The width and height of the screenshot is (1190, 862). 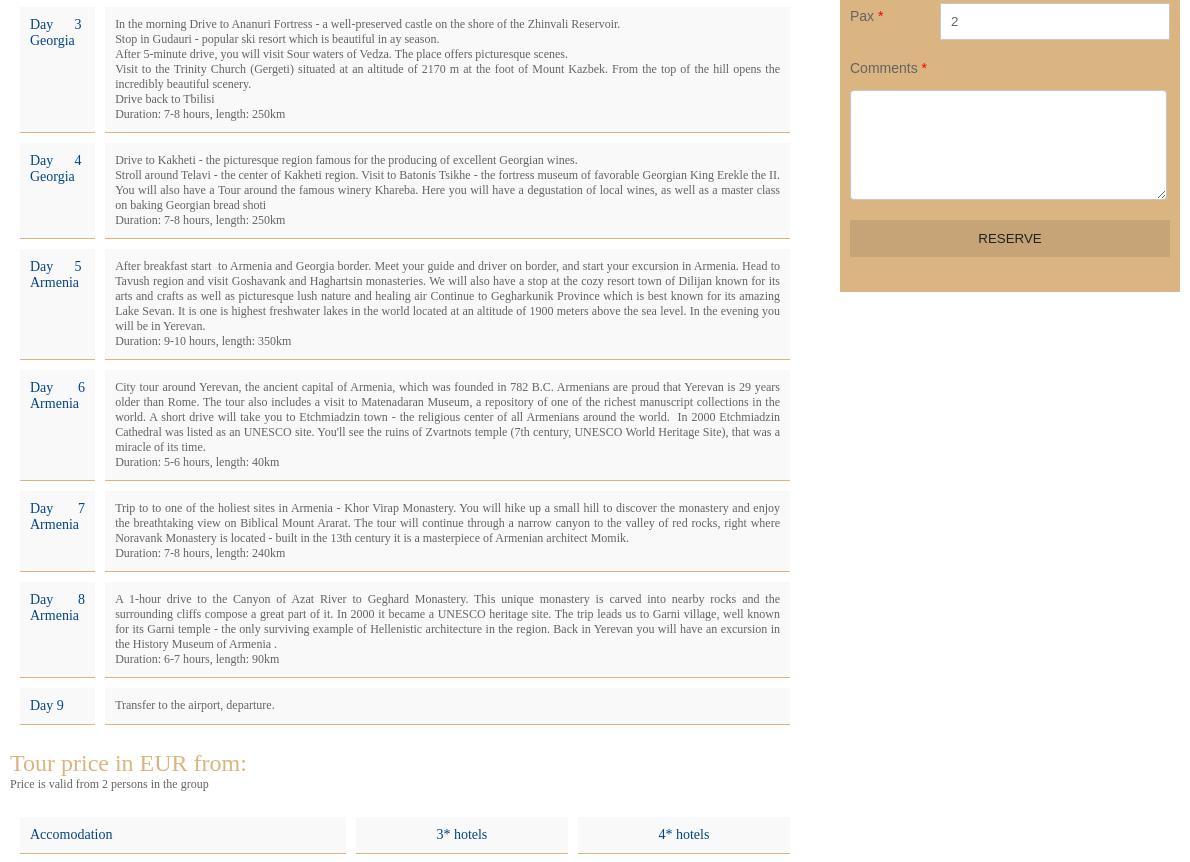 What do you see at coordinates (113, 462) in the screenshot?
I see `'Duration: 5-6 hours, length: 40km'` at bounding box center [113, 462].